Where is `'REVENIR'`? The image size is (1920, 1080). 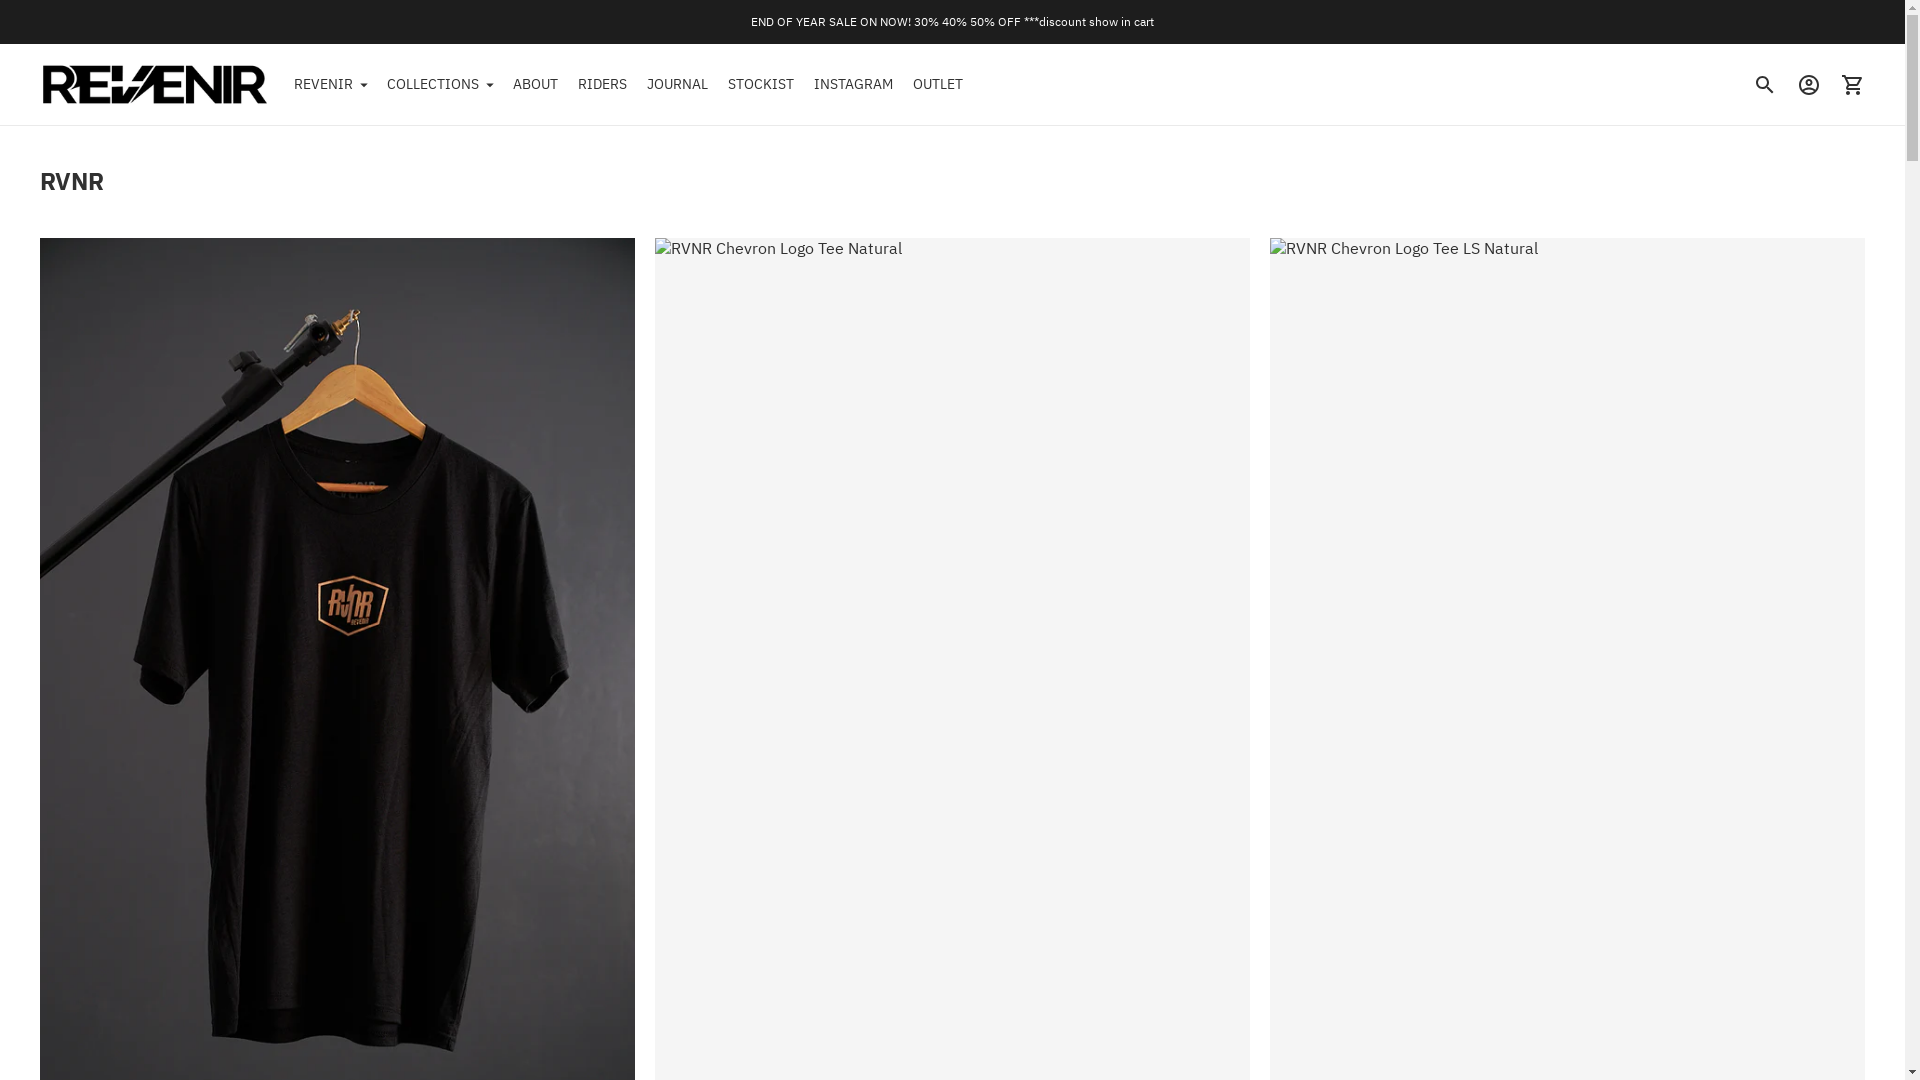
'REVENIR' is located at coordinates (330, 83).